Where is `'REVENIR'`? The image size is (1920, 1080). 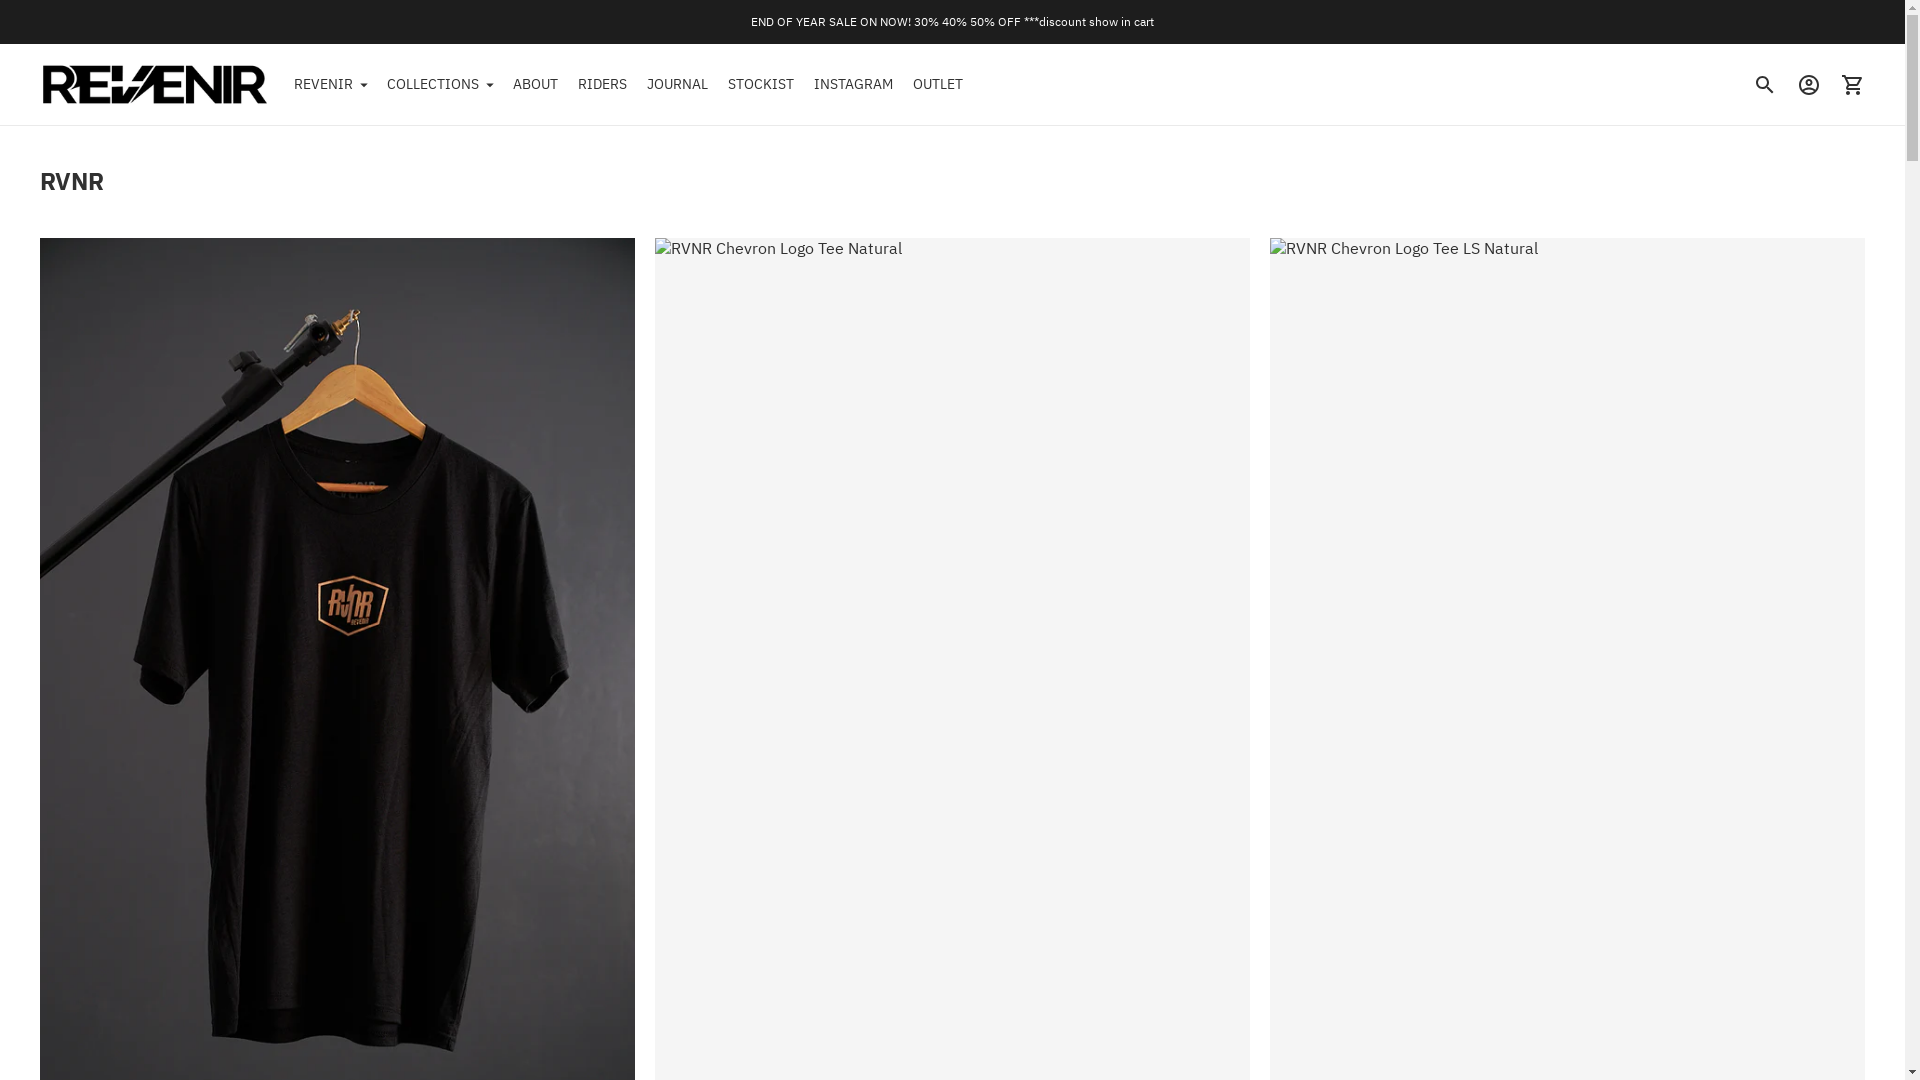
'REVENIR' is located at coordinates (330, 83).